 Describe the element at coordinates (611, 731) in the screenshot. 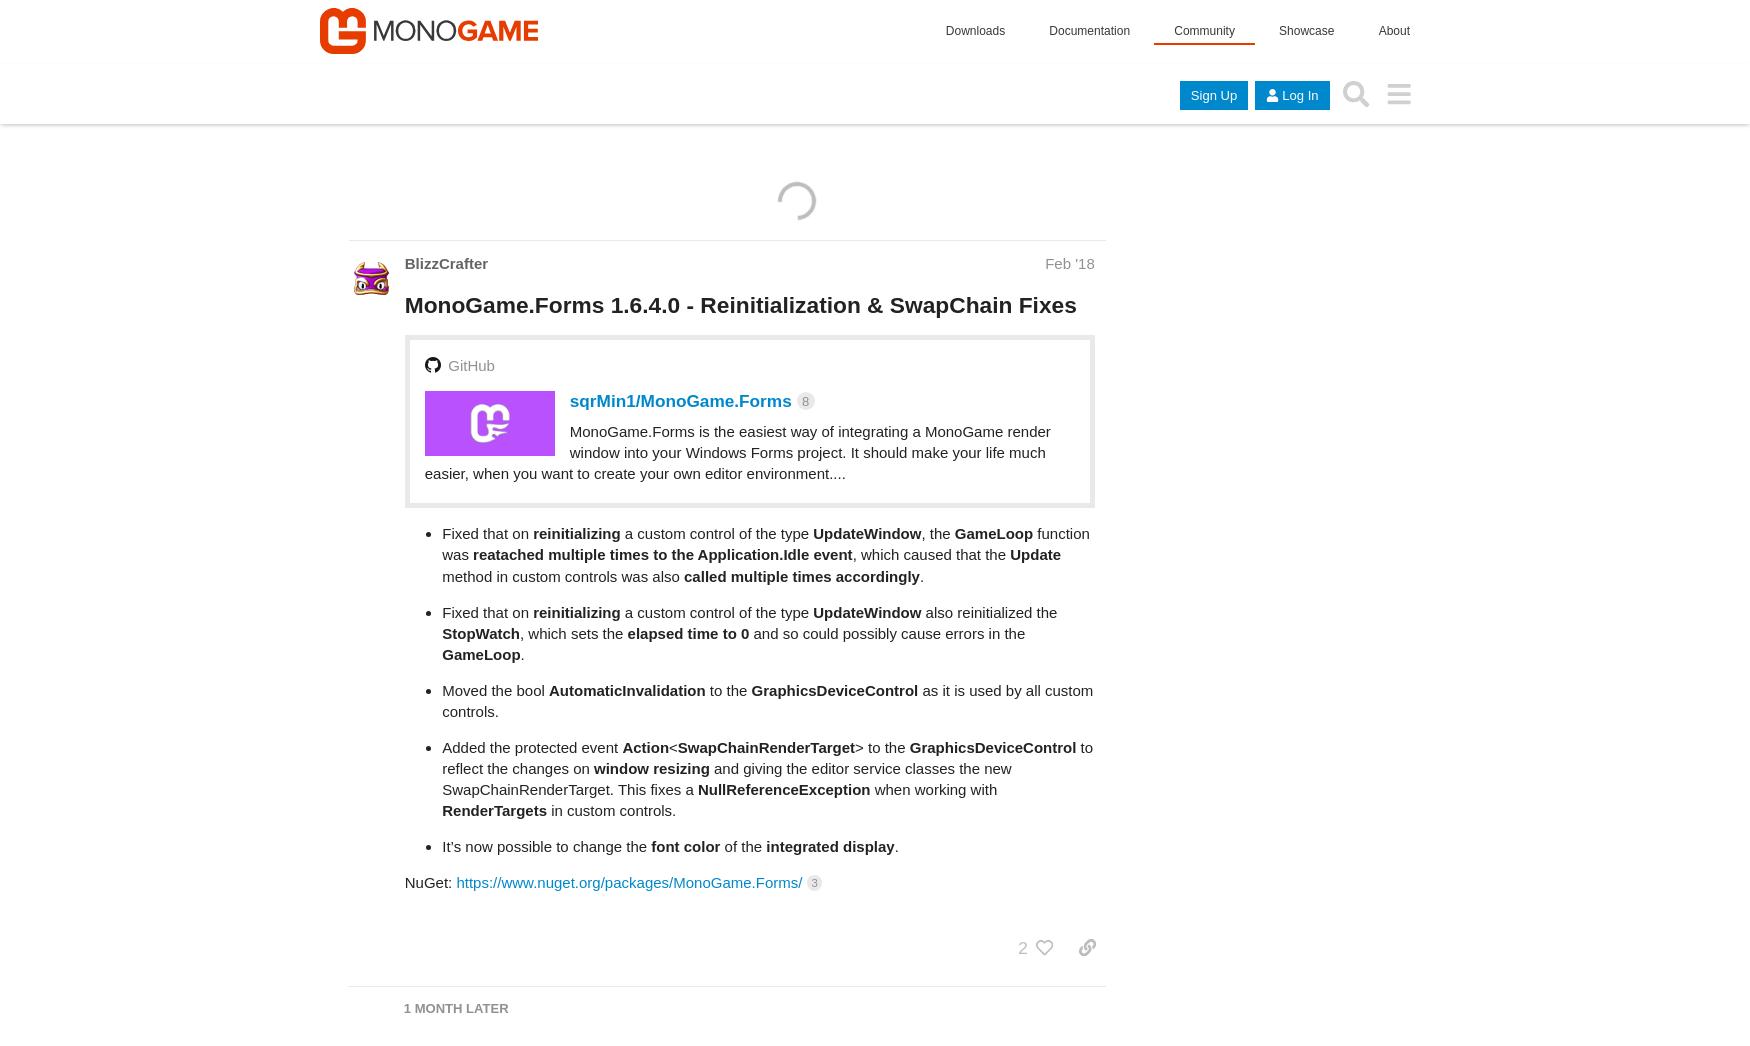

I see `'in custom controls.'` at that location.